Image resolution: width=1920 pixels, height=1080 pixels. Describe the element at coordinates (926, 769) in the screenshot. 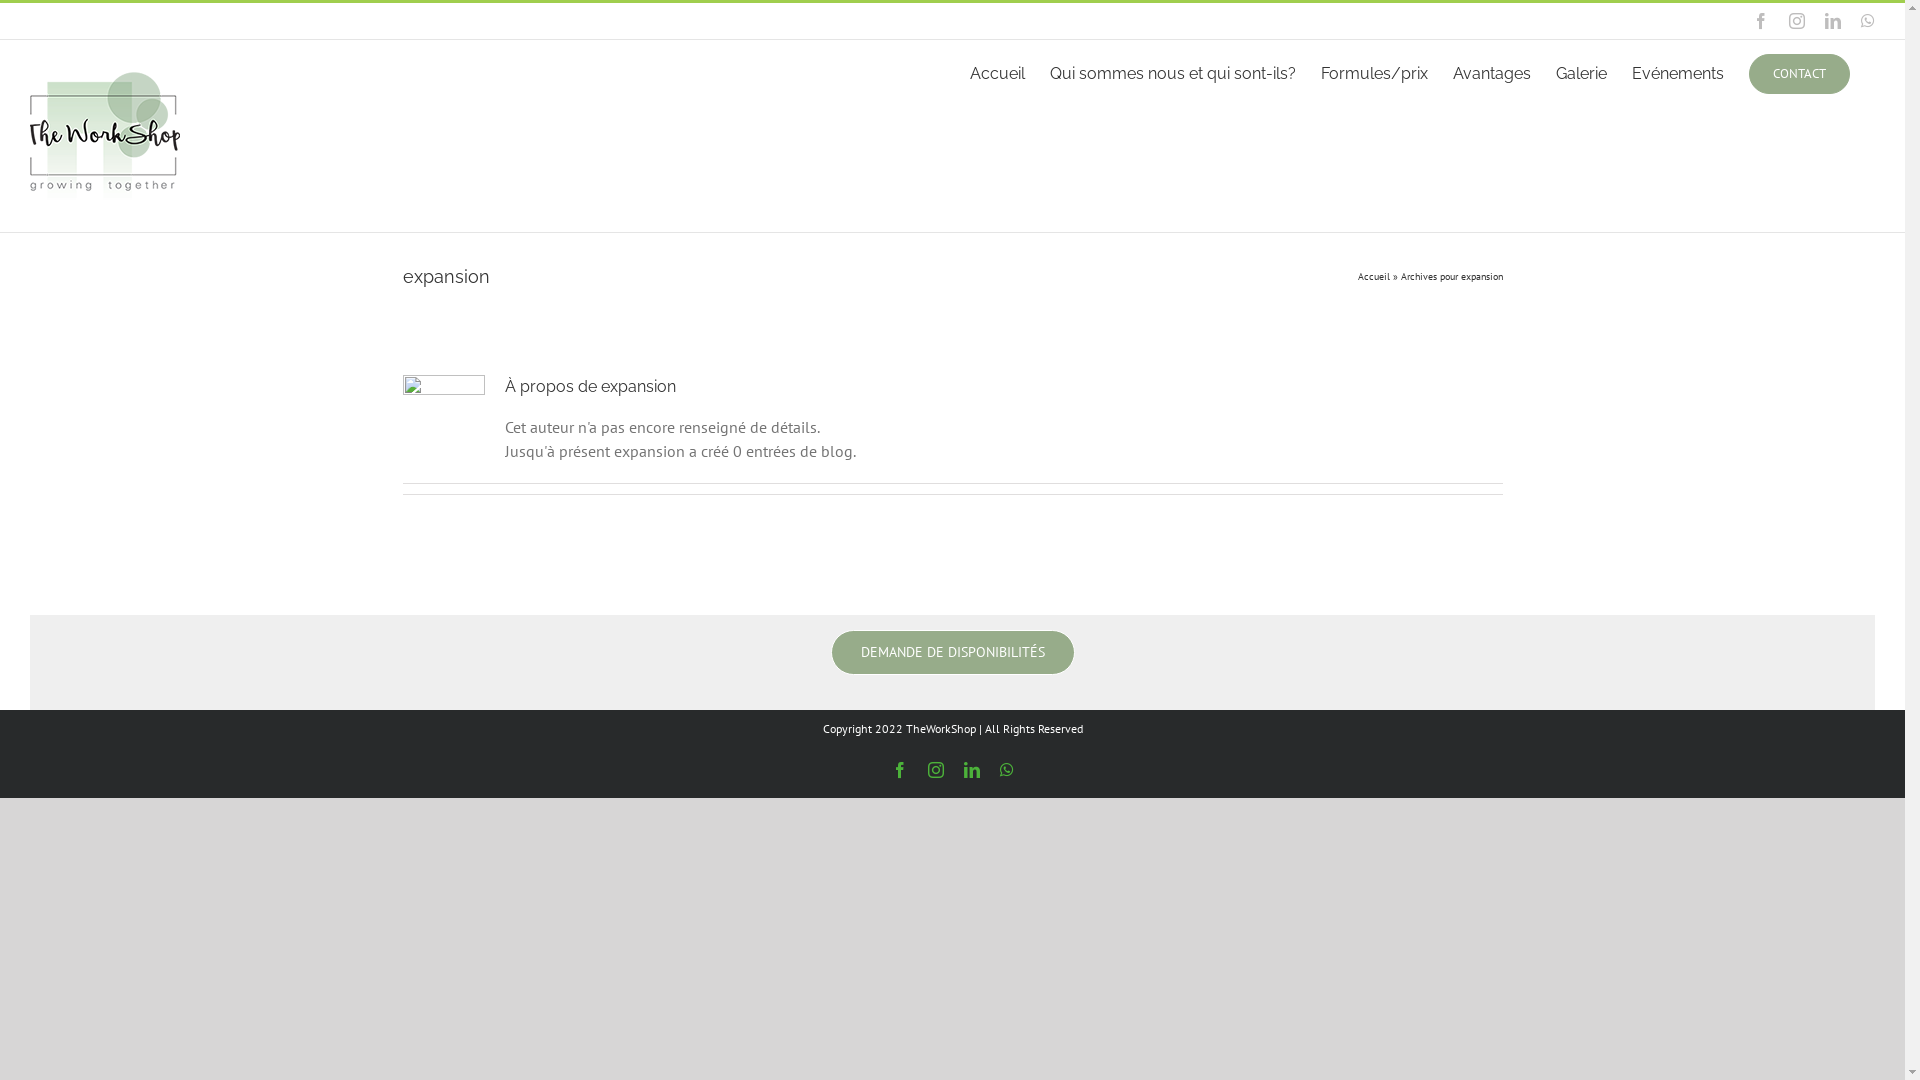

I see `'Instagram'` at that location.